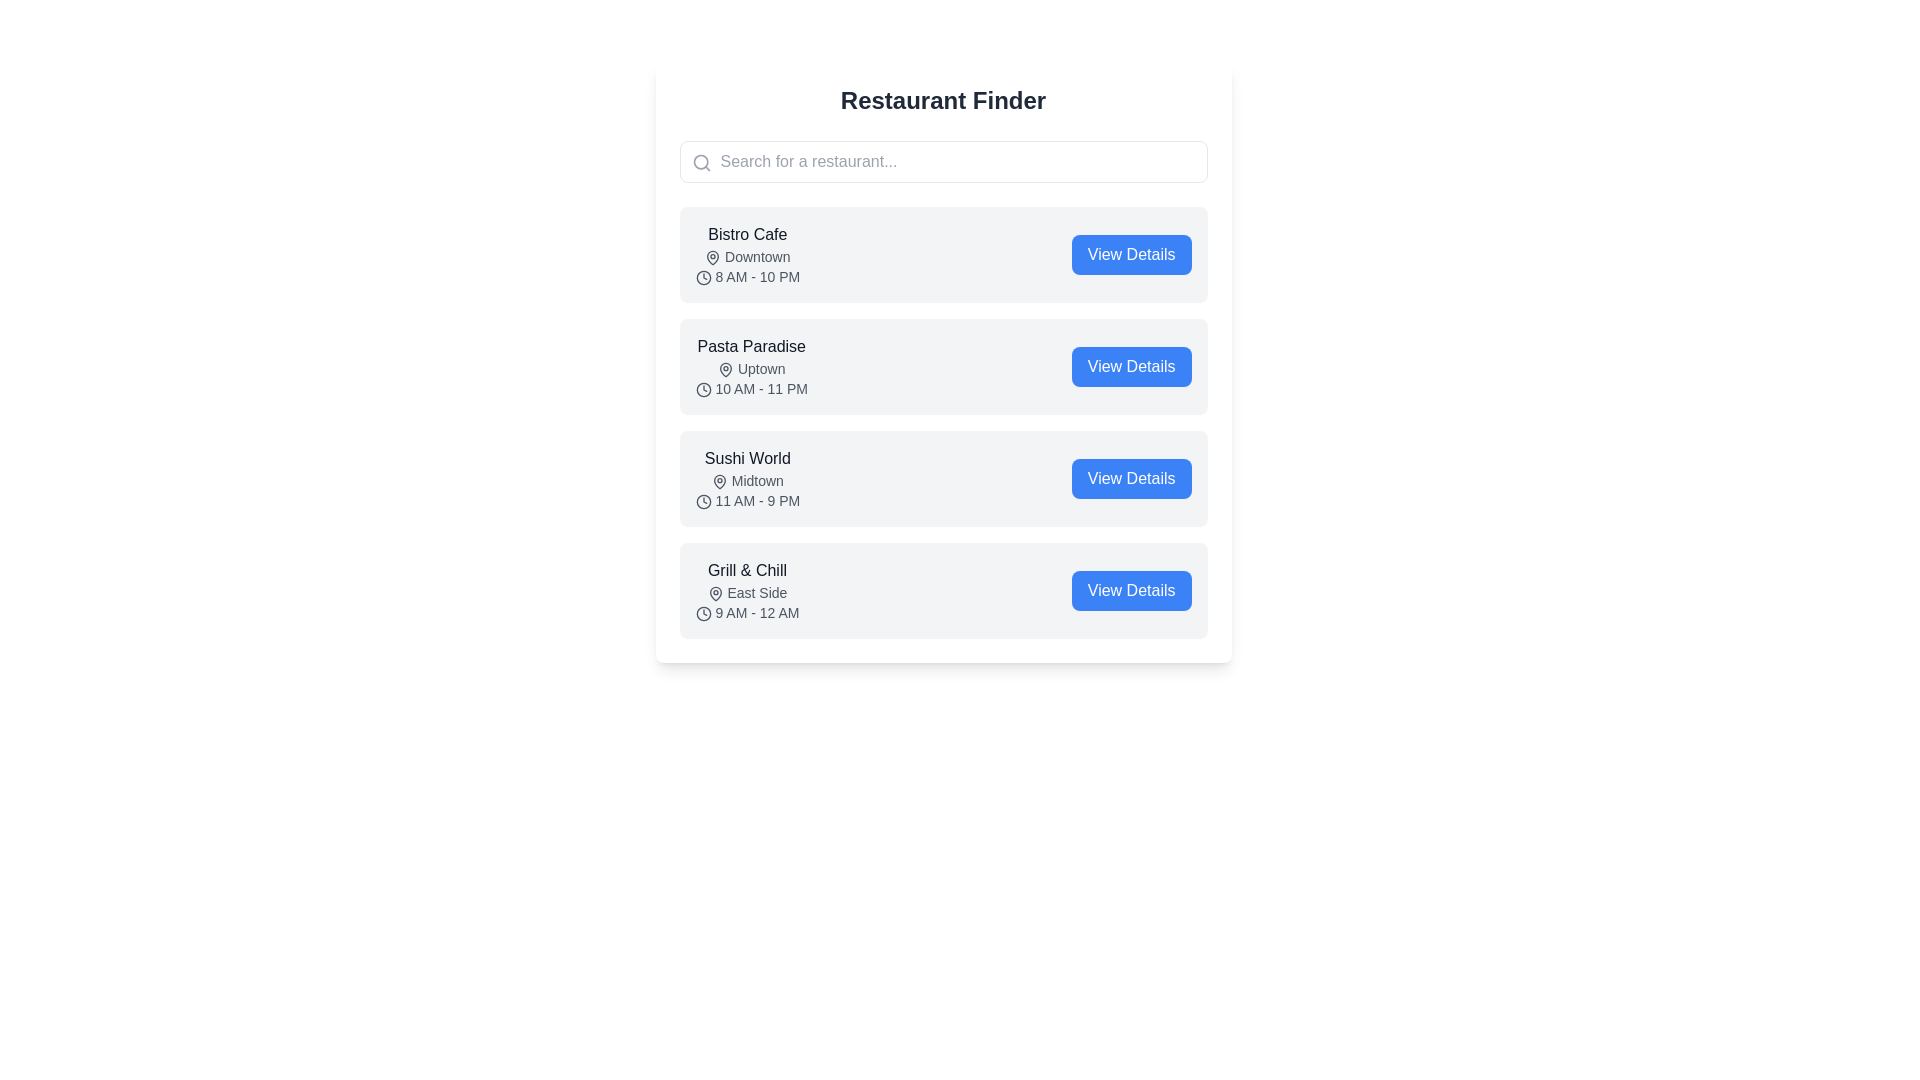  What do you see at coordinates (703, 278) in the screenshot?
I see `the clock icon located to the left of the '8 AM - 10 PM' text in the Bistro Cafe entry of the Restaurant Finder interface` at bounding box center [703, 278].